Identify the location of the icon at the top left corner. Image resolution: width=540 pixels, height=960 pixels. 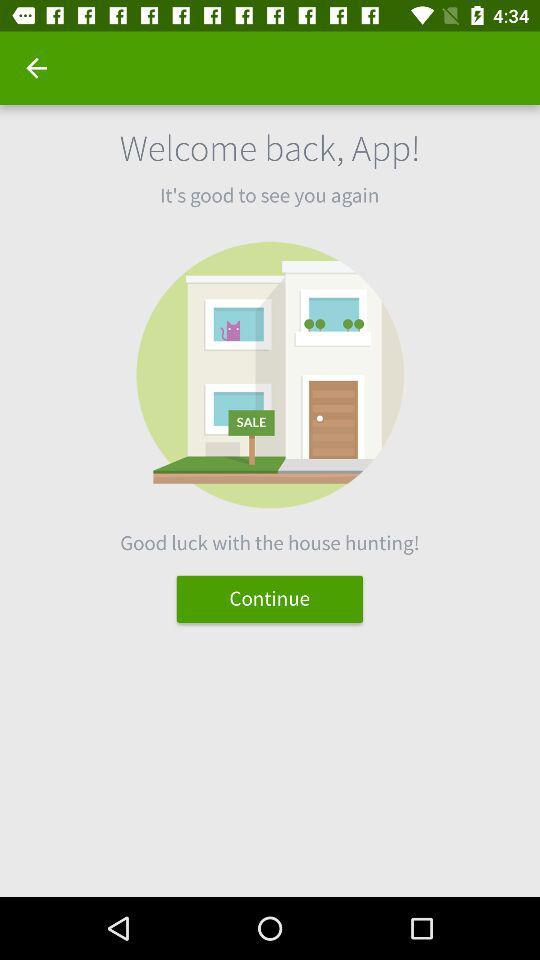
(36, 68).